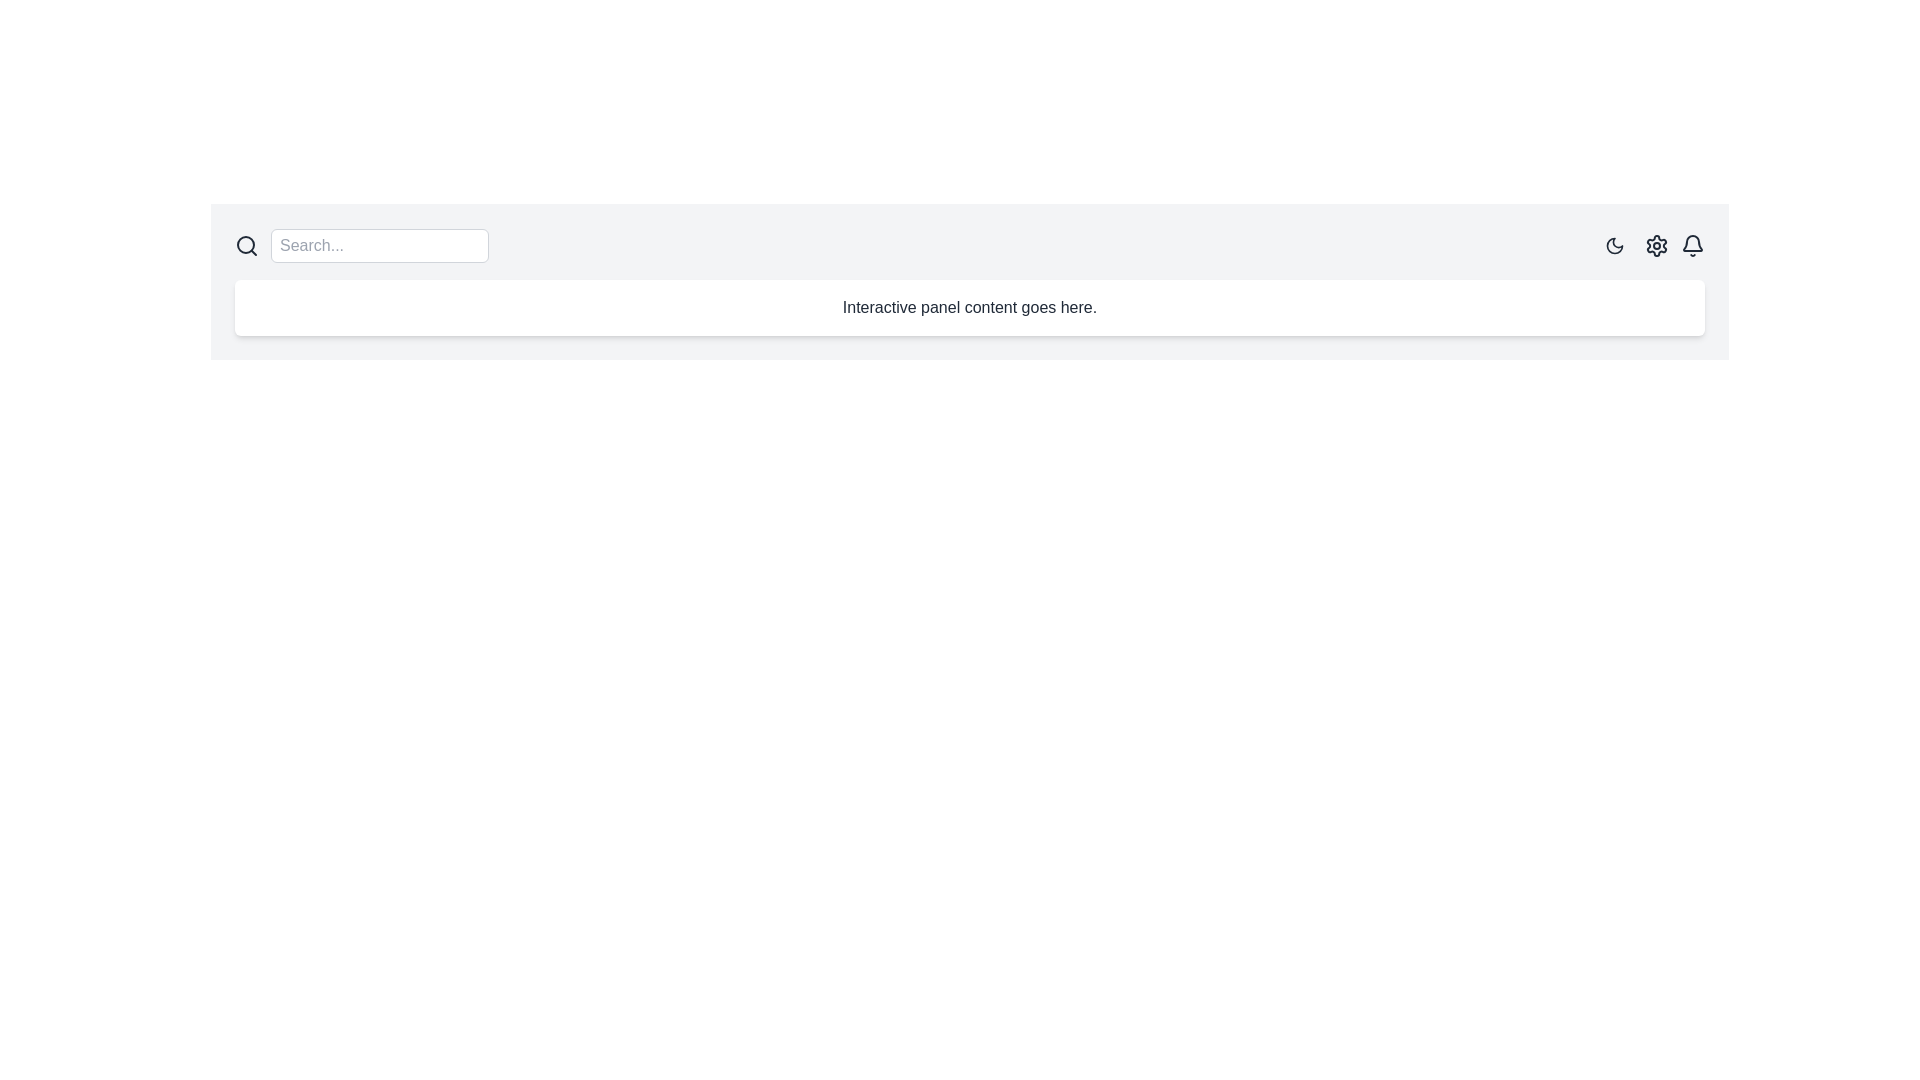 The height and width of the screenshot is (1080, 1920). Describe the element at coordinates (244, 244) in the screenshot. I see `the central SVG circle element representing the magnifying lens in the search icon, which is part of the search interface's design` at that location.